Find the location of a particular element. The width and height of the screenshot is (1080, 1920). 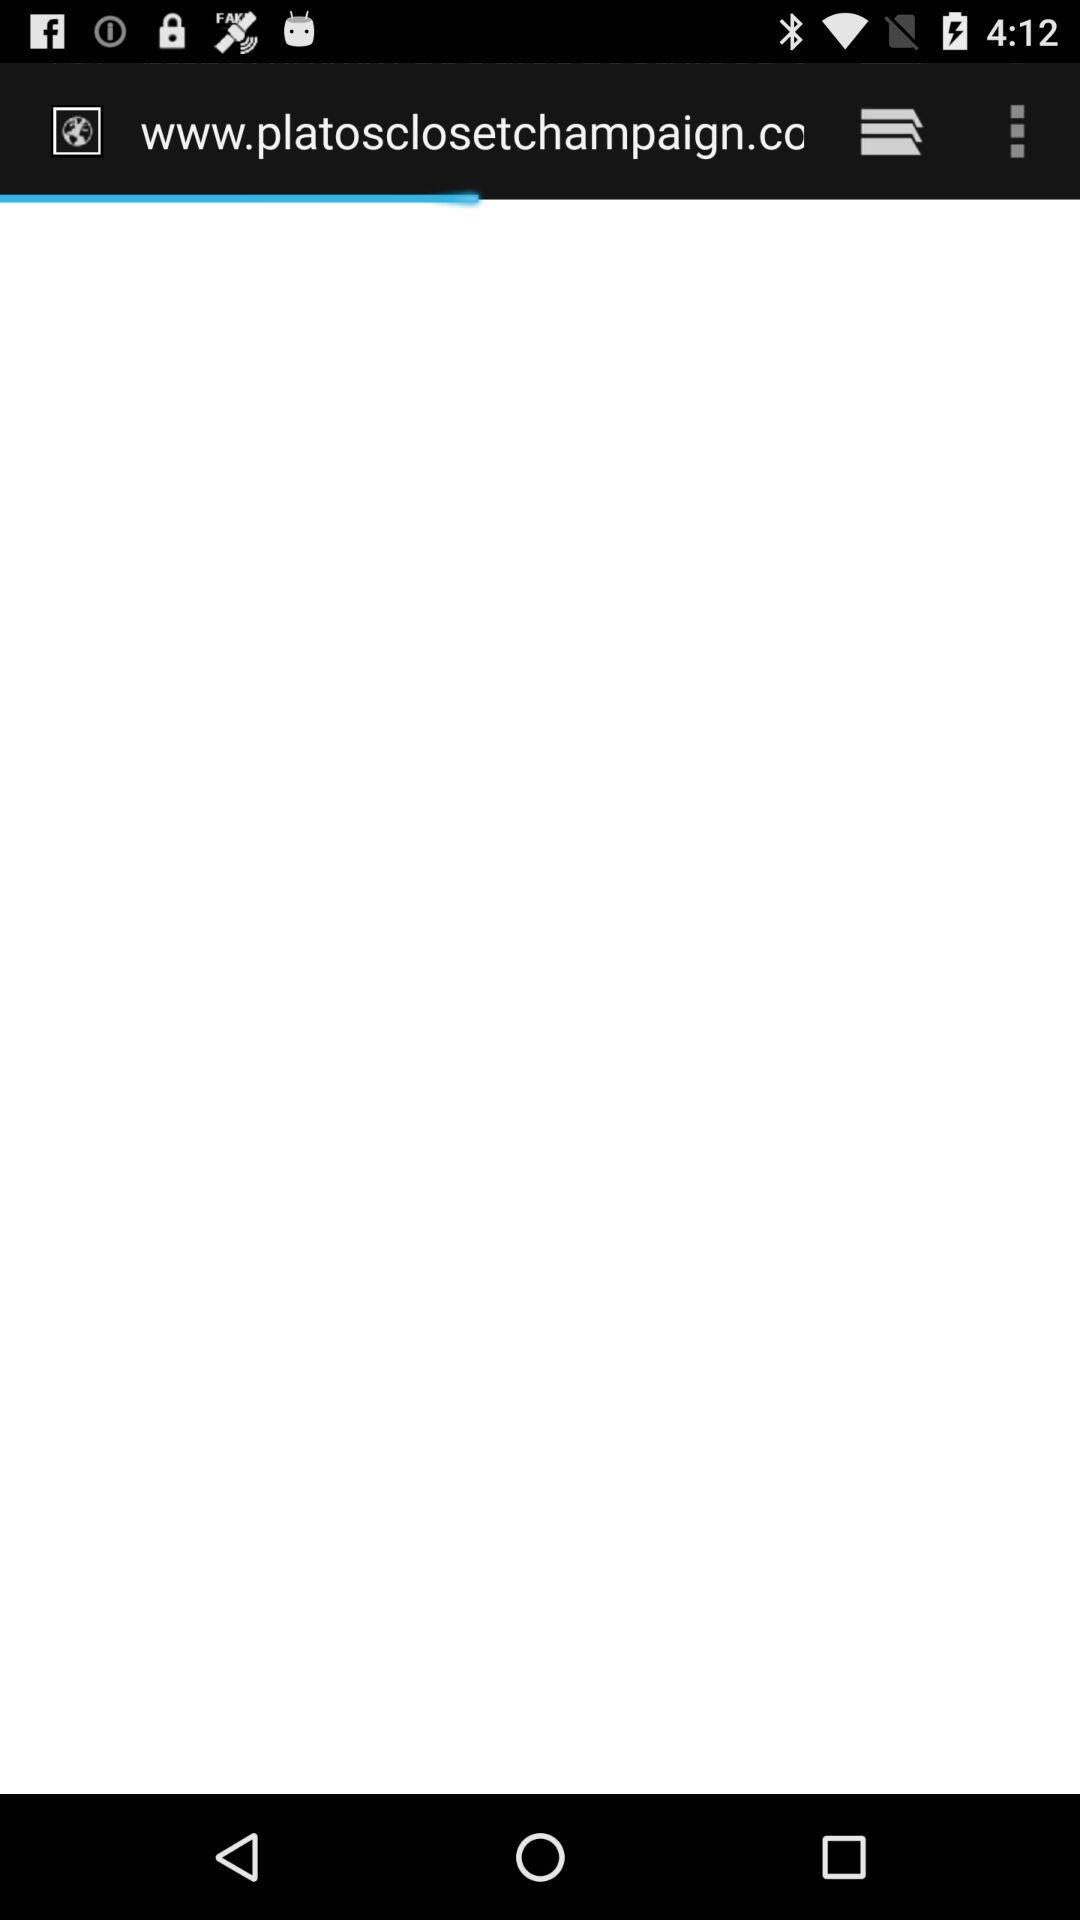

item below www.platosclosetchampaign.com icon is located at coordinates (540, 996).